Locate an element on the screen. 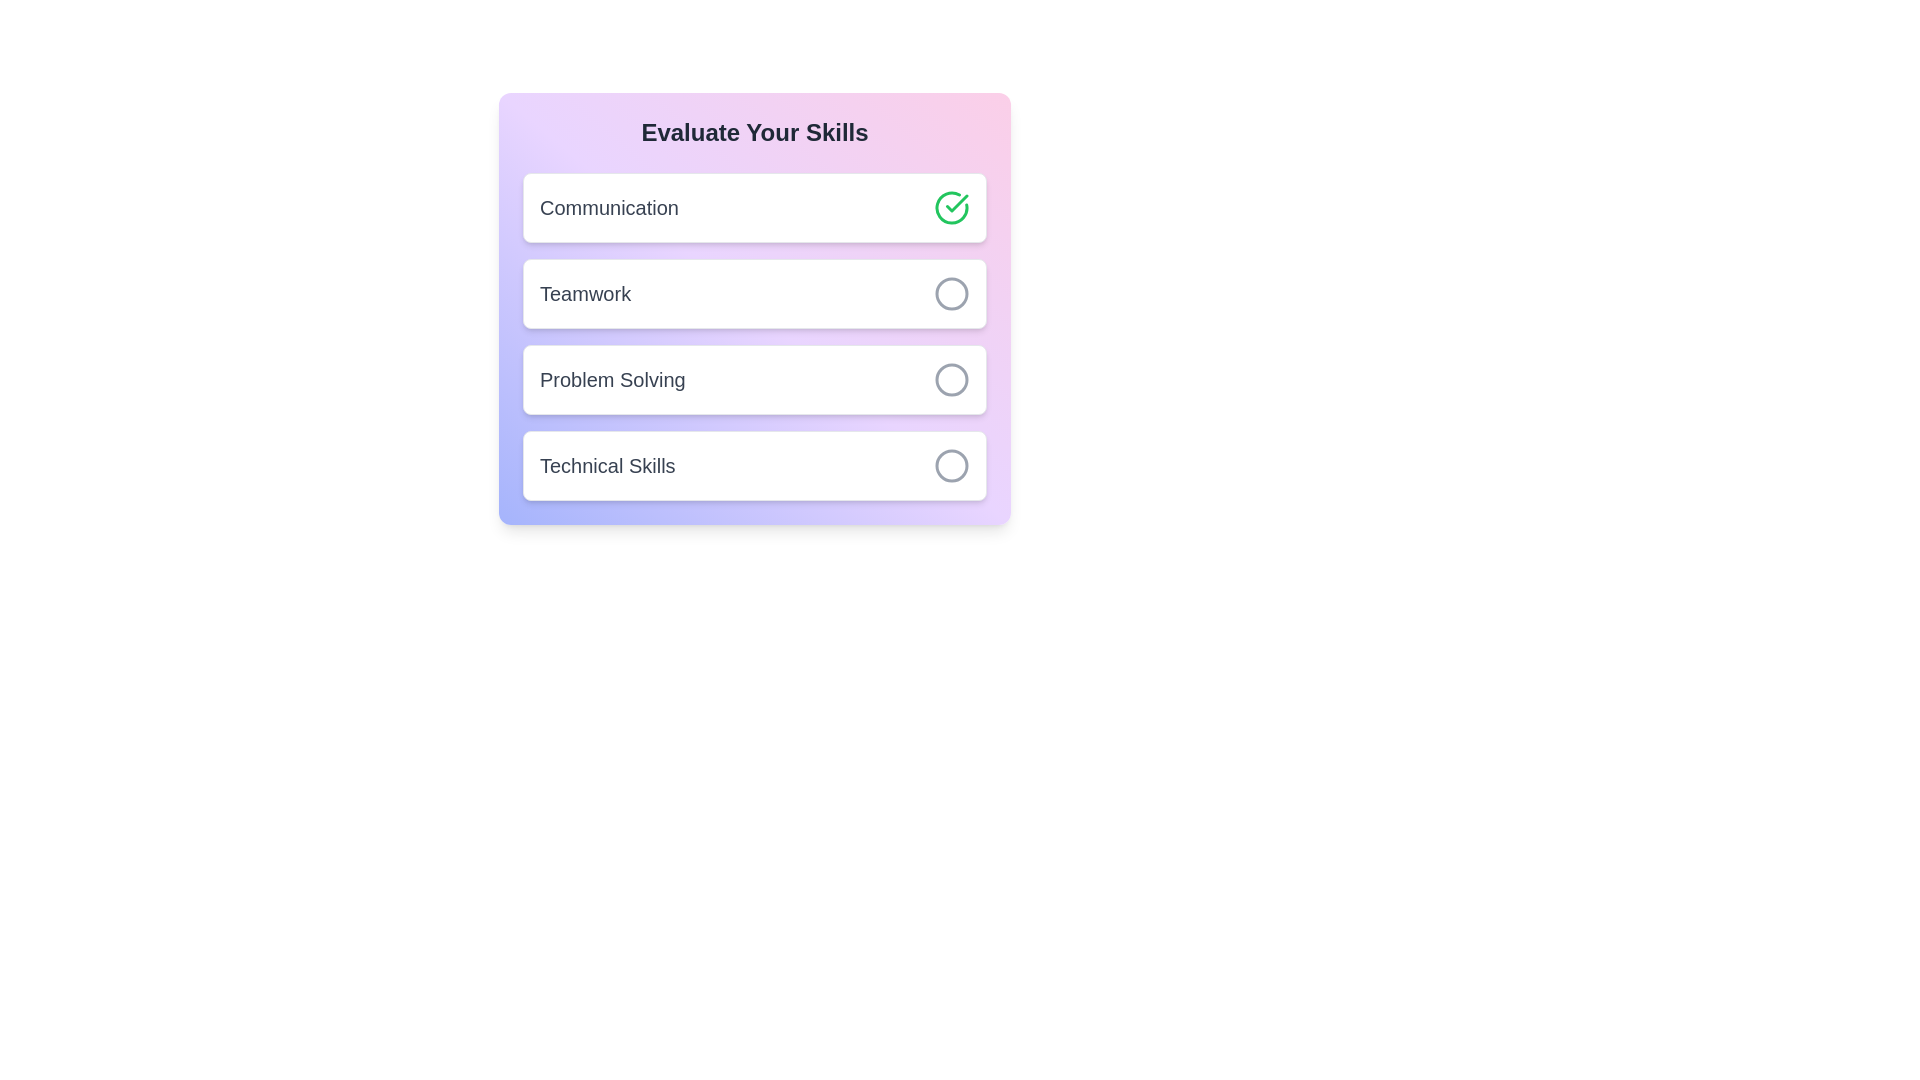  the skill Teamwork by clicking its associated button is located at coordinates (950, 293).